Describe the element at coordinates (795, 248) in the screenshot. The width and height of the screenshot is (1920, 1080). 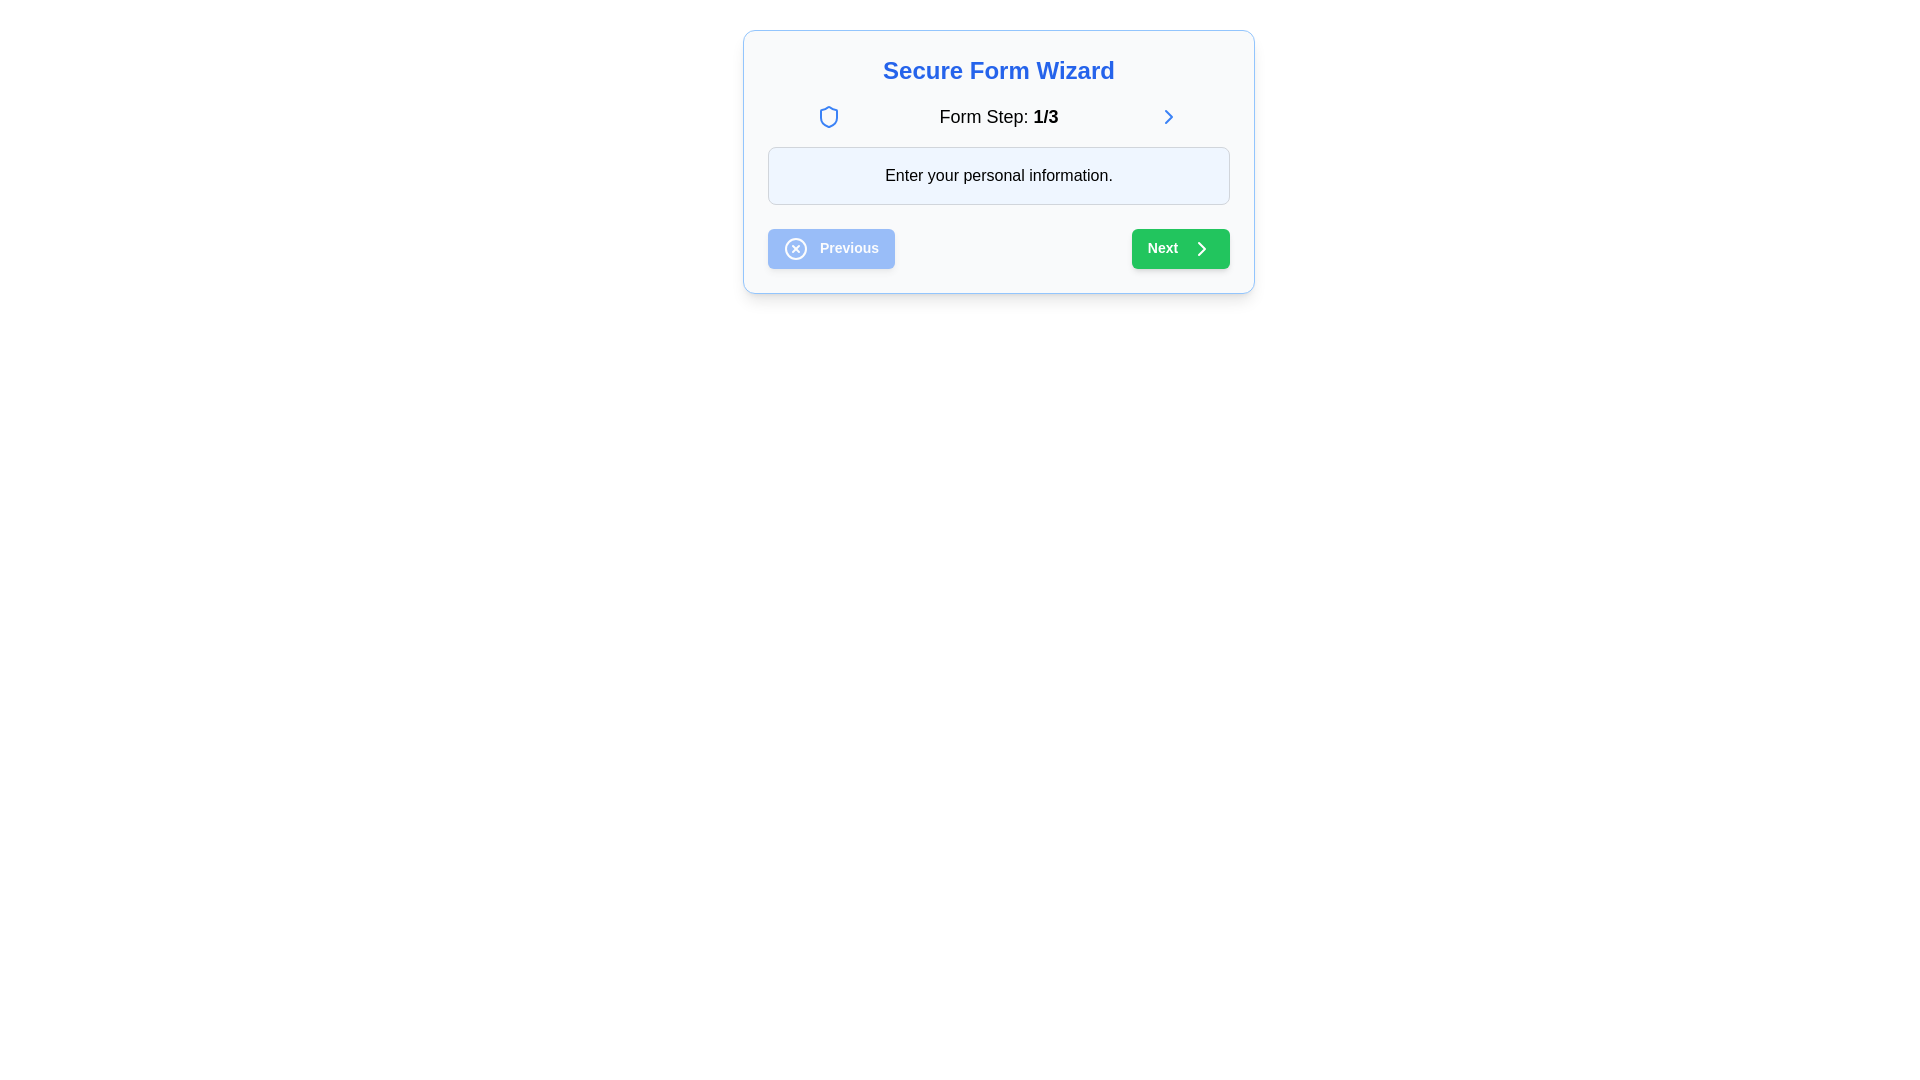
I see `the decorative 'cancel' icon located to the far left within the 'Previous' button, which has a blue background and white text` at that location.